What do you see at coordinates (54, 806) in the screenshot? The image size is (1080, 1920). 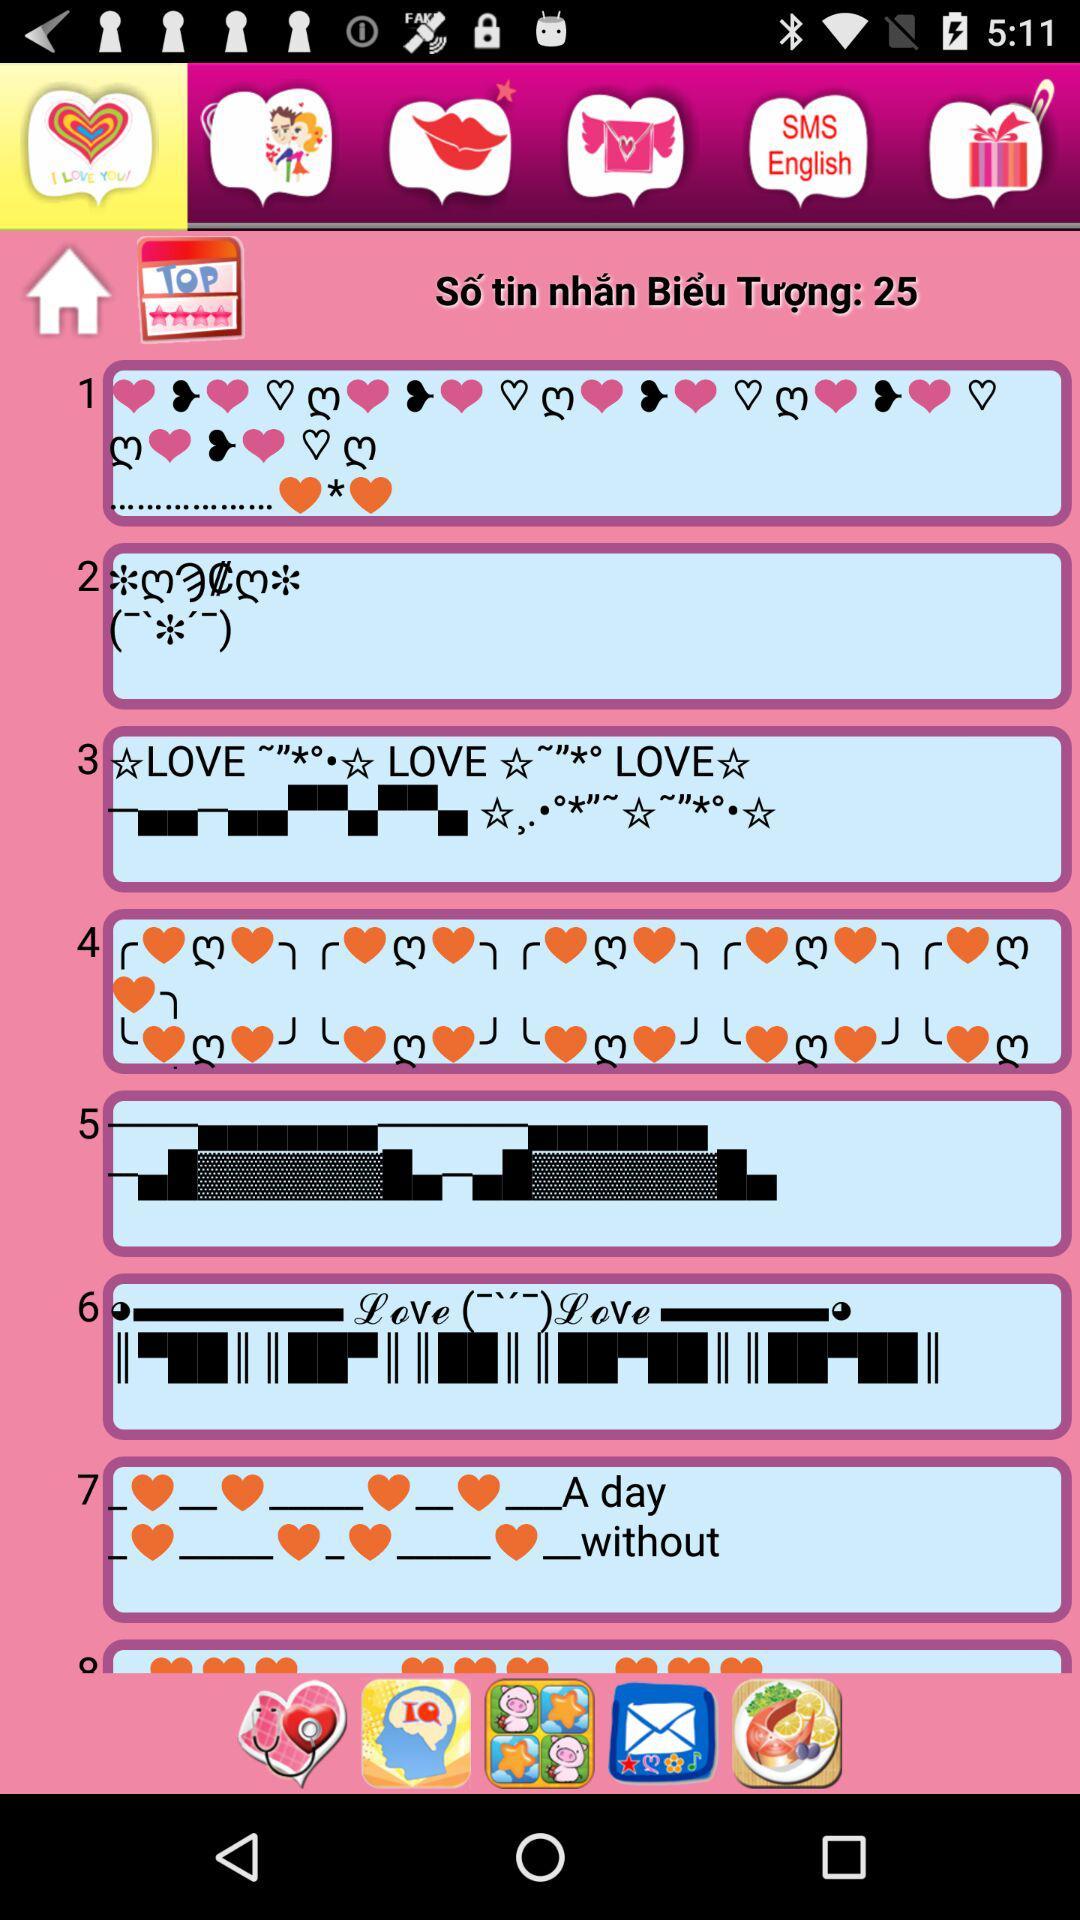 I see `the icon above 4 icon` at bounding box center [54, 806].